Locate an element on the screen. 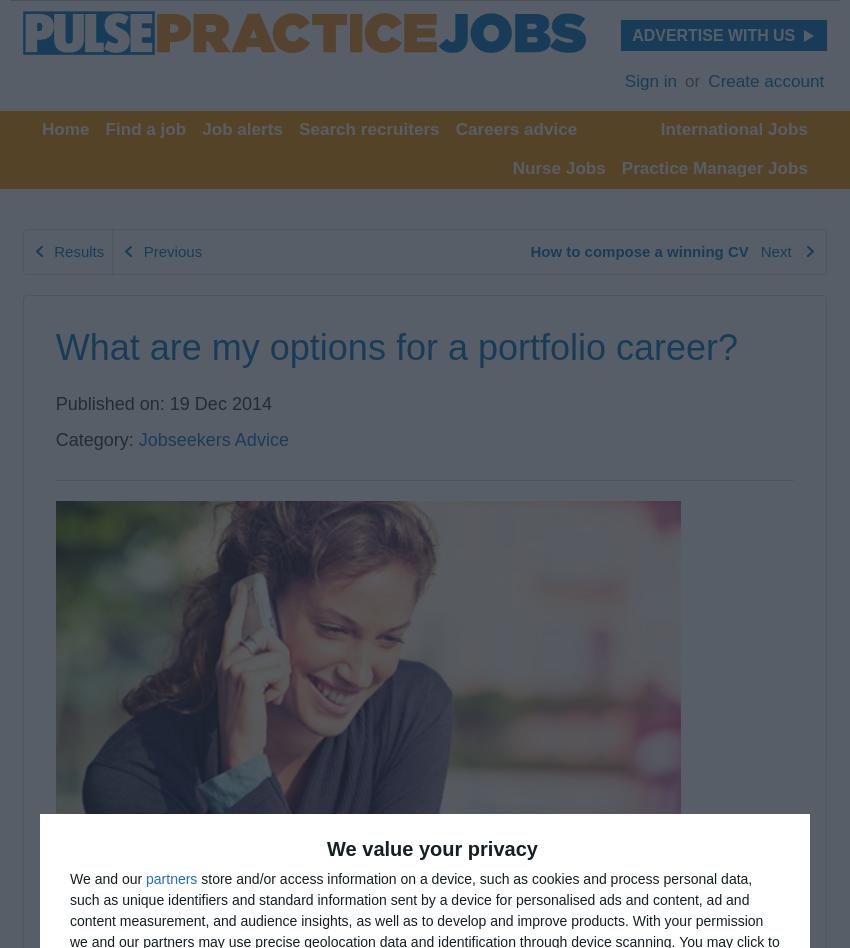  'Careers advice' is located at coordinates (454, 128).